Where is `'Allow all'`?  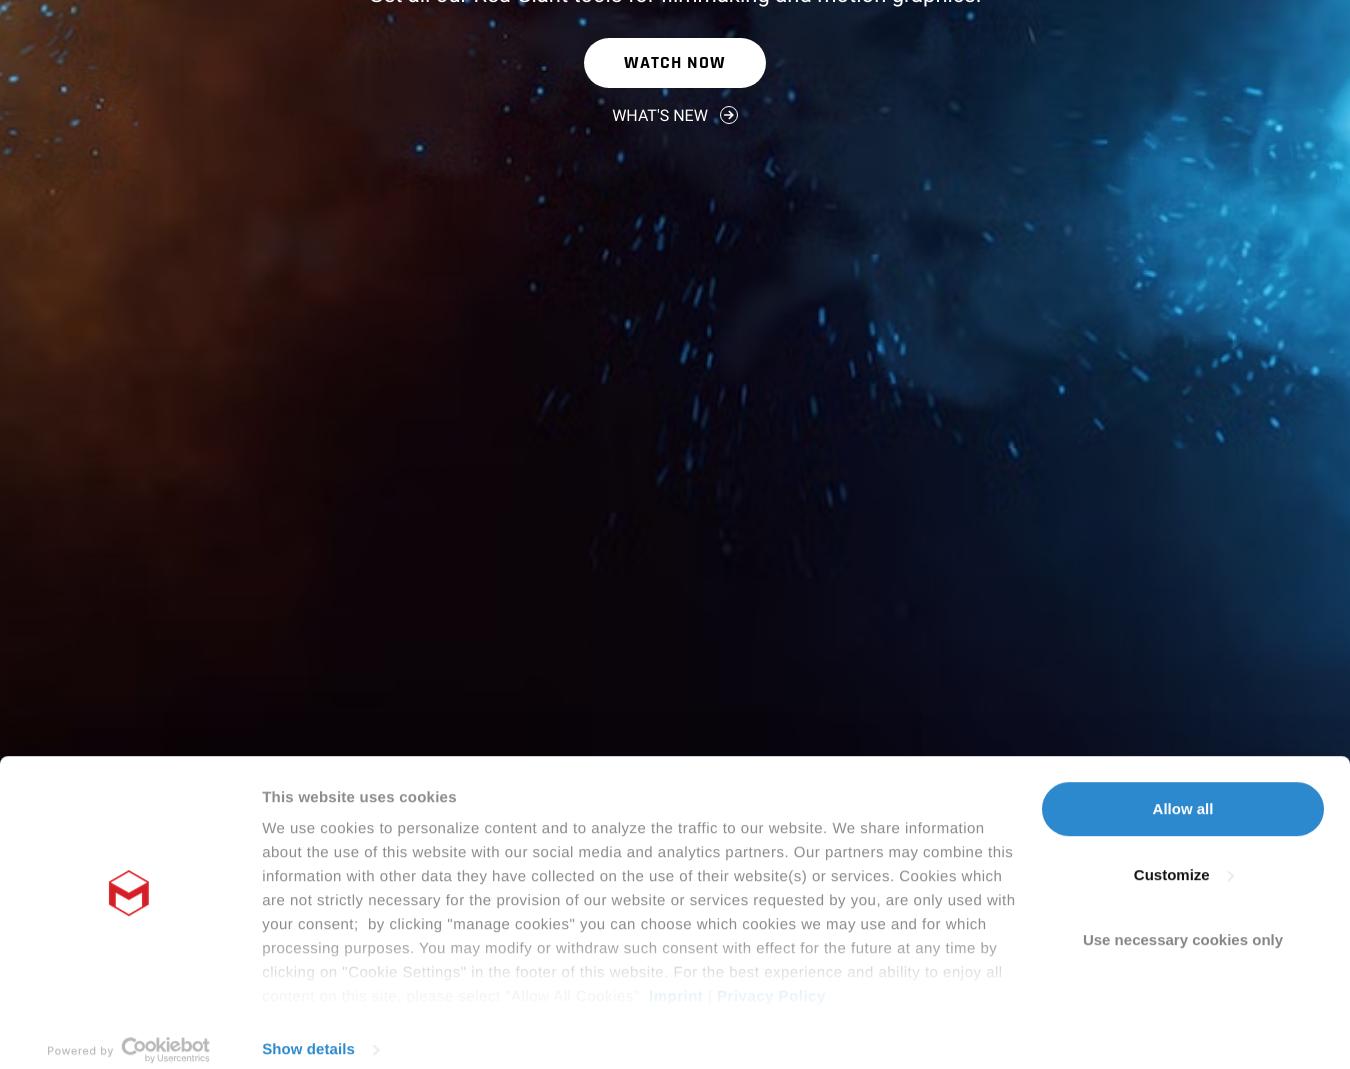 'Allow all' is located at coordinates (1181, 649).